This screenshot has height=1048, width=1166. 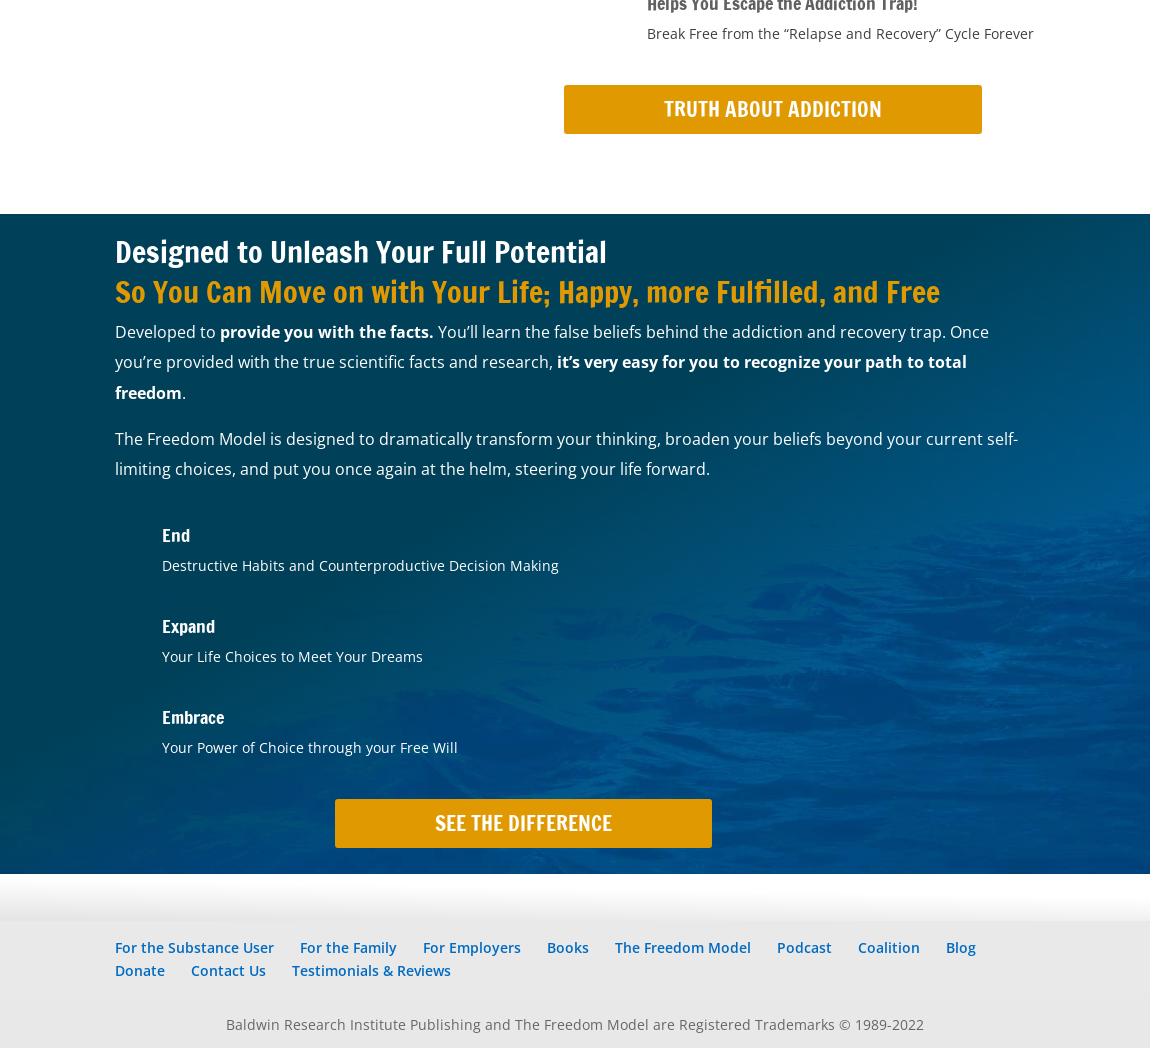 What do you see at coordinates (540, 375) in the screenshot?
I see `'it’s very easy for you to recognize your path to total freedom'` at bounding box center [540, 375].